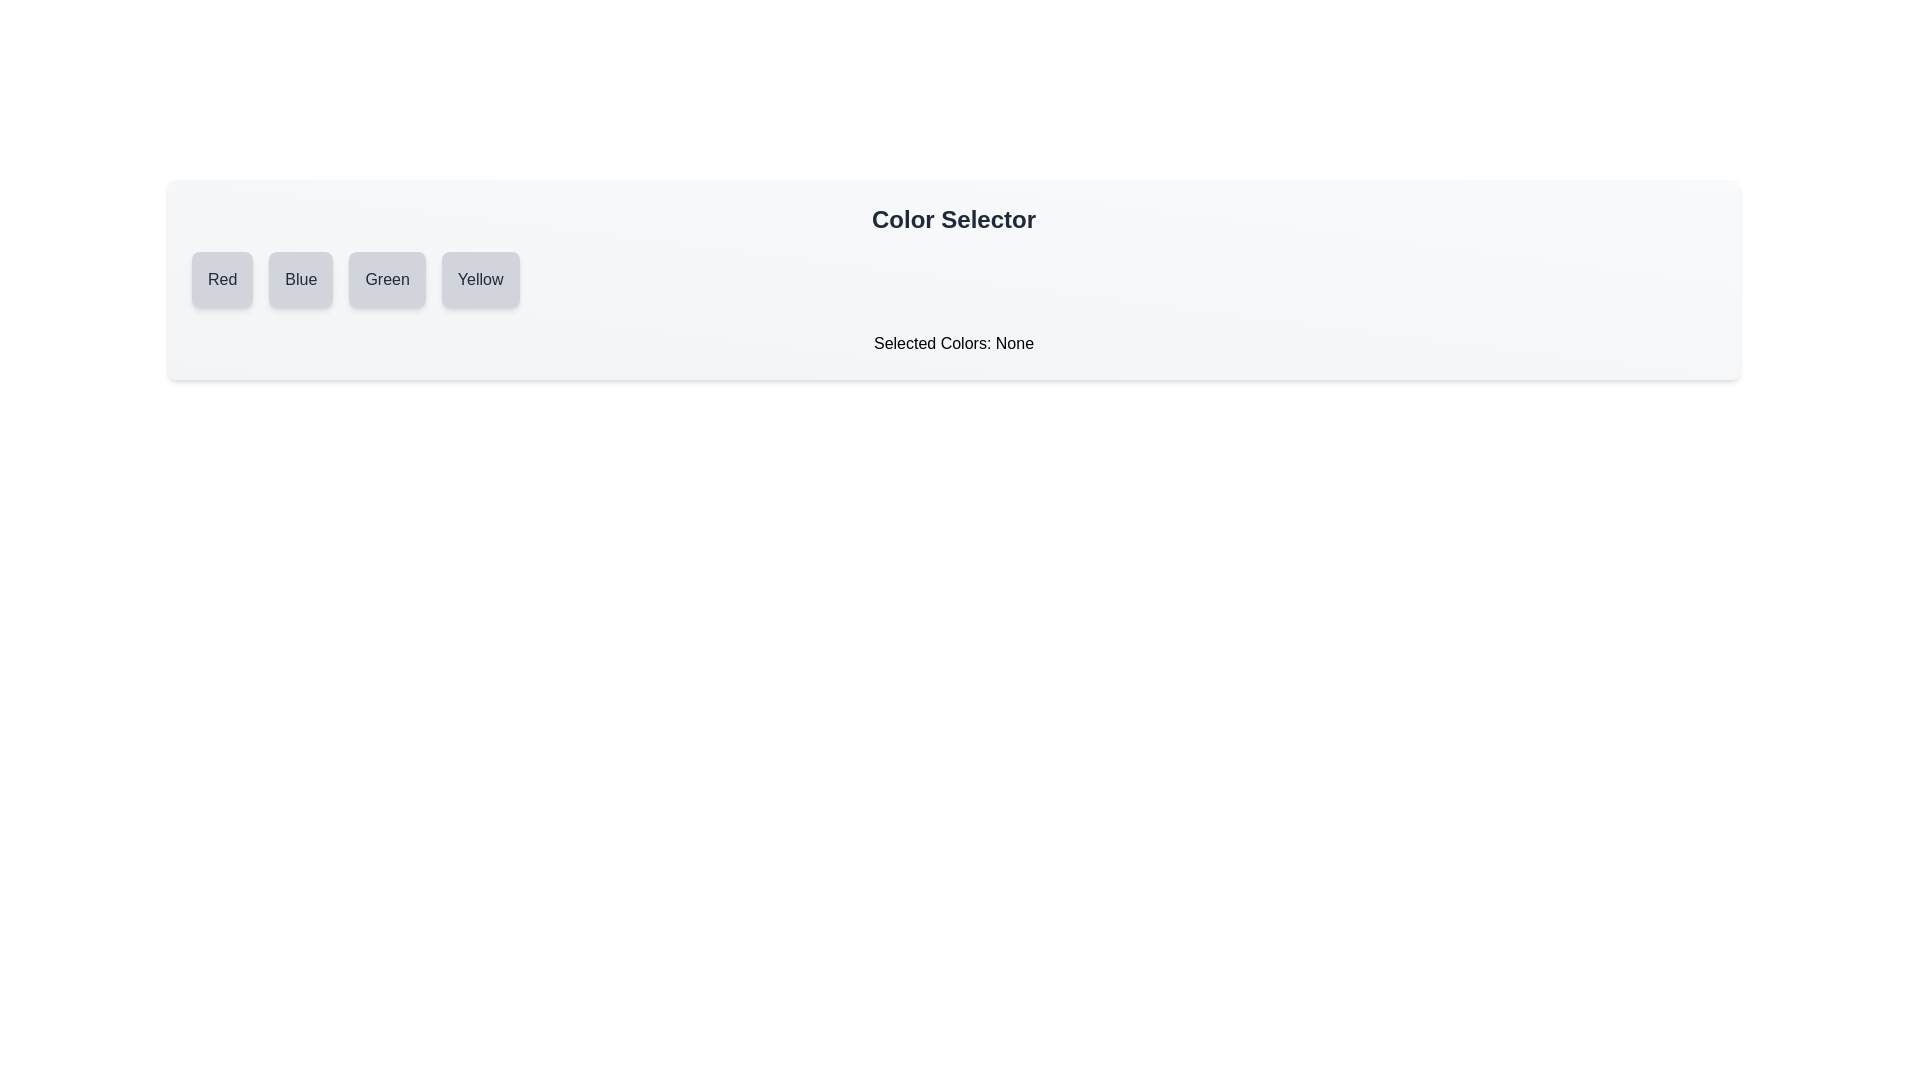 This screenshot has width=1920, height=1080. Describe the element at coordinates (300, 280) in the screenshot. I see `the color Blue by clicking its button` at that location.